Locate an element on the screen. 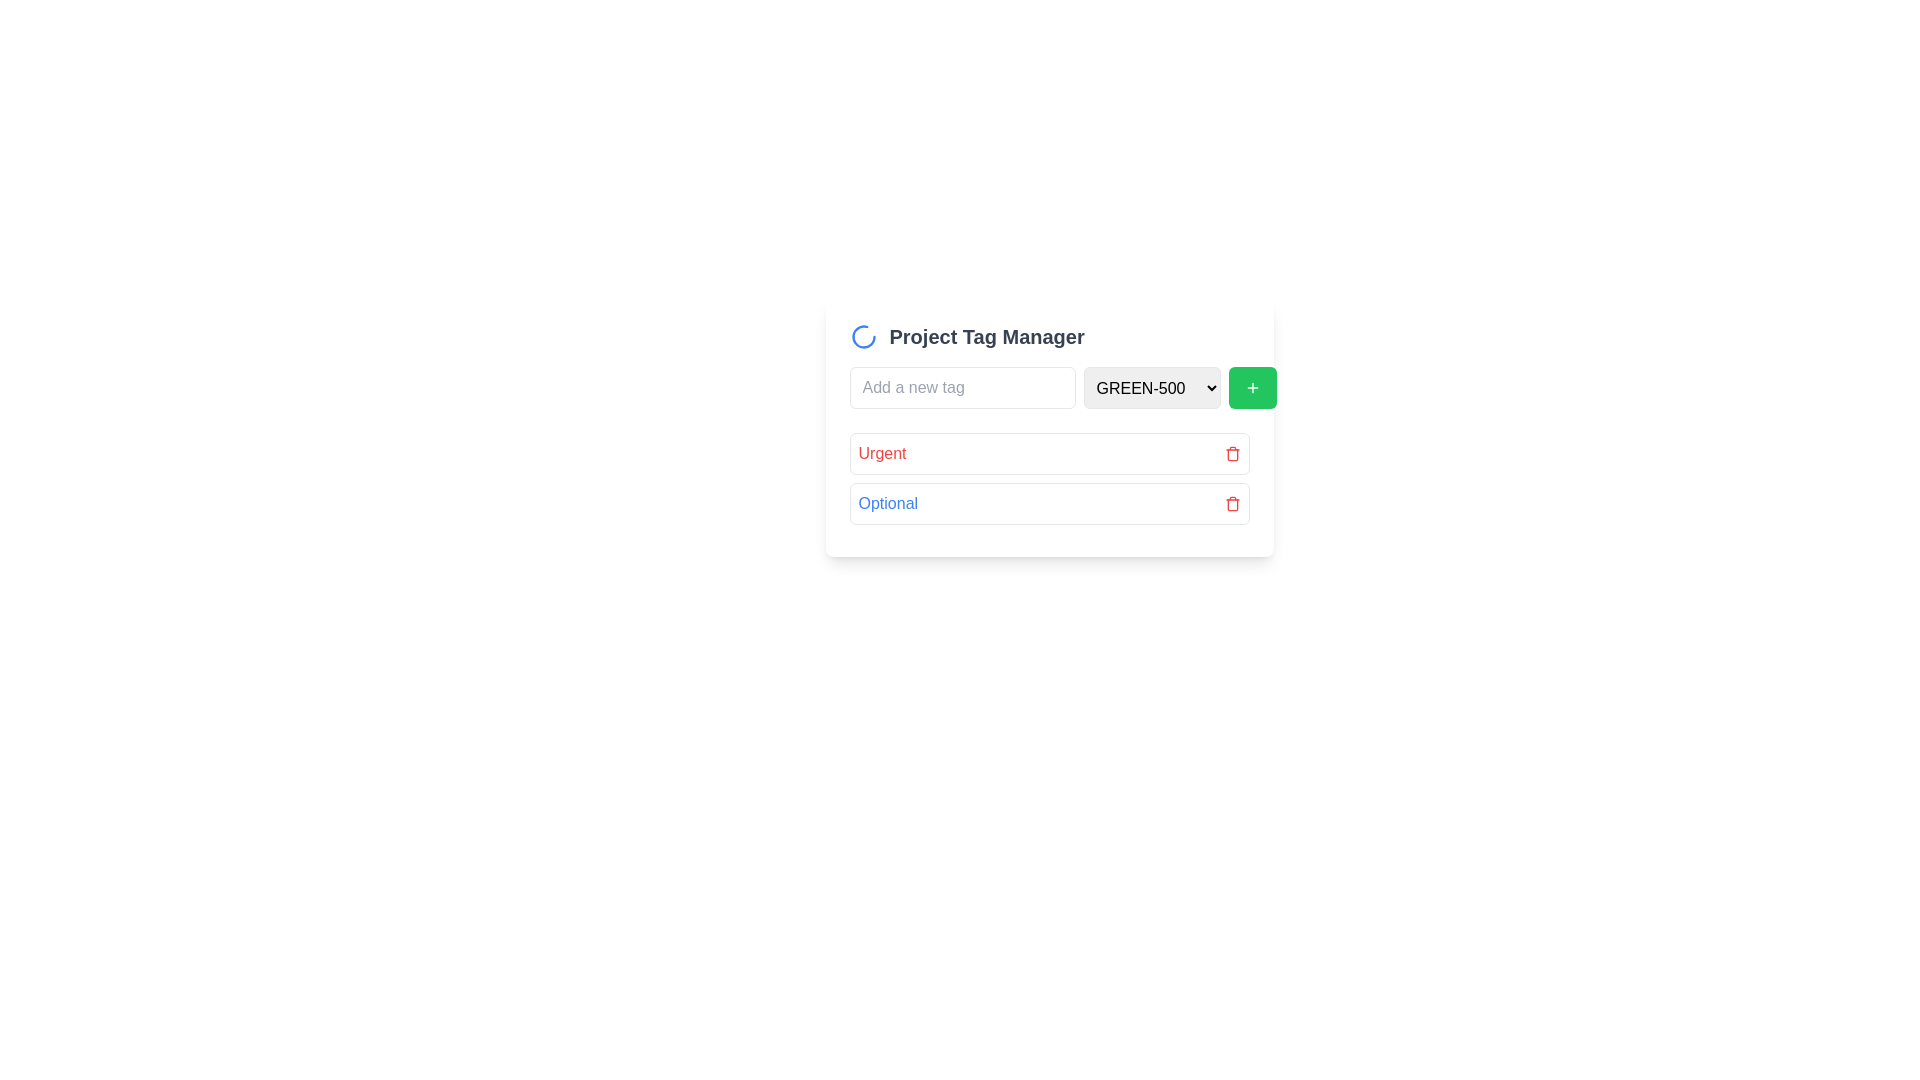  the green rectangular button with rounded corners and a white plus icon, located to the right of the 'GREEN-500' dropdown menu is located at coordinates (1251, 388).